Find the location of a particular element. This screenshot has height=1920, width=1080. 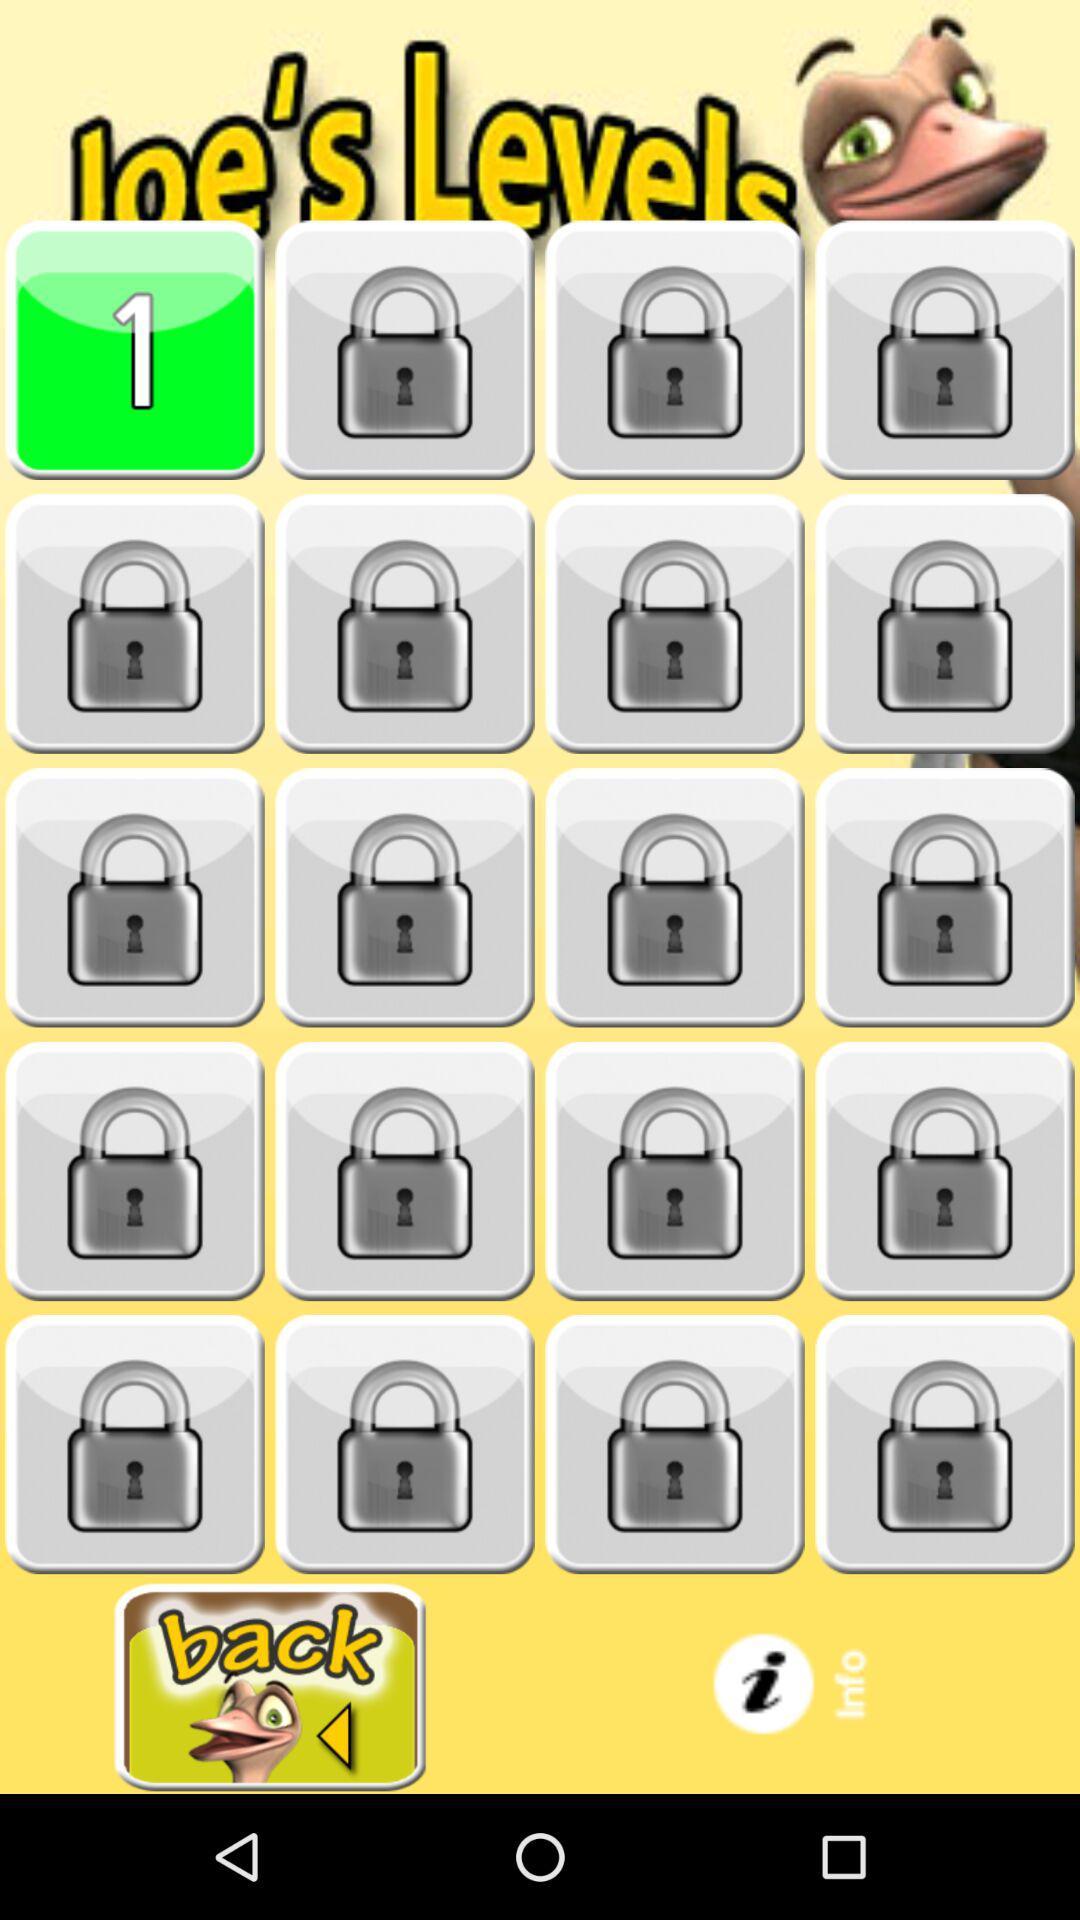

unlock level 16 is located at coordinates (945, 1171).